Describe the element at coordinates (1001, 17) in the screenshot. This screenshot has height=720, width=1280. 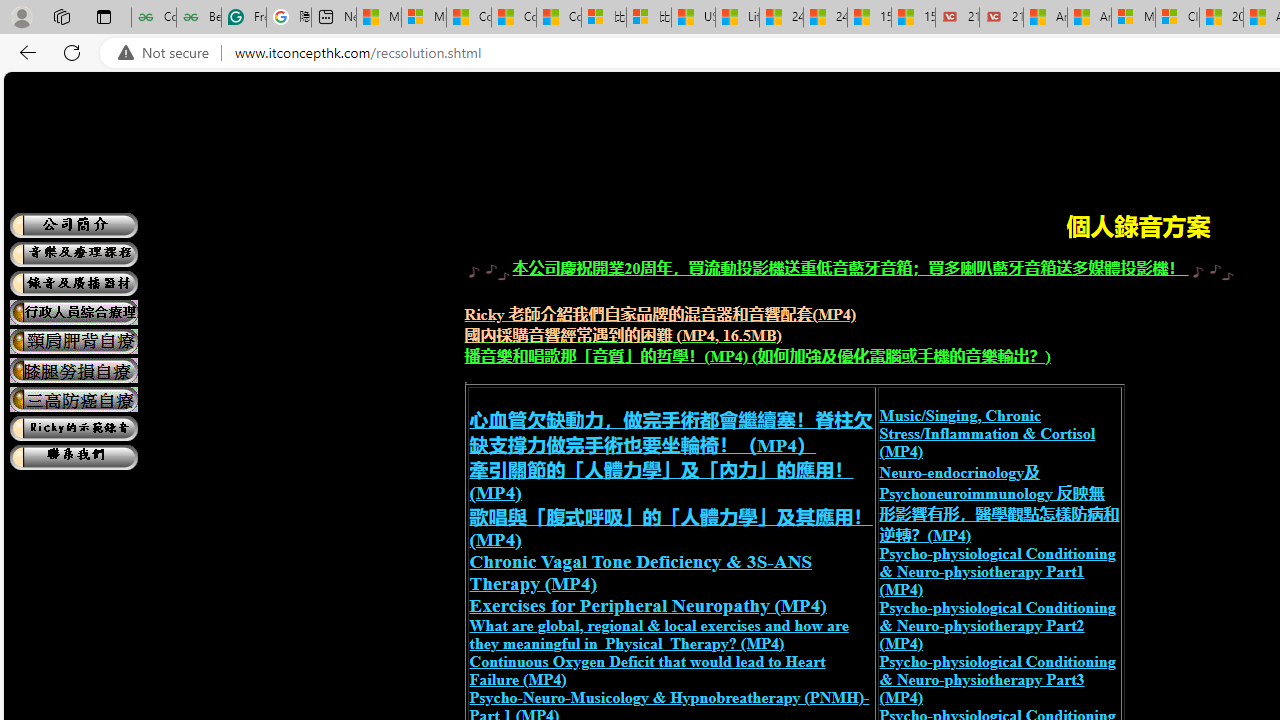
I see `'21 Movies That Outdid the Books They Were Based On'` at that location.